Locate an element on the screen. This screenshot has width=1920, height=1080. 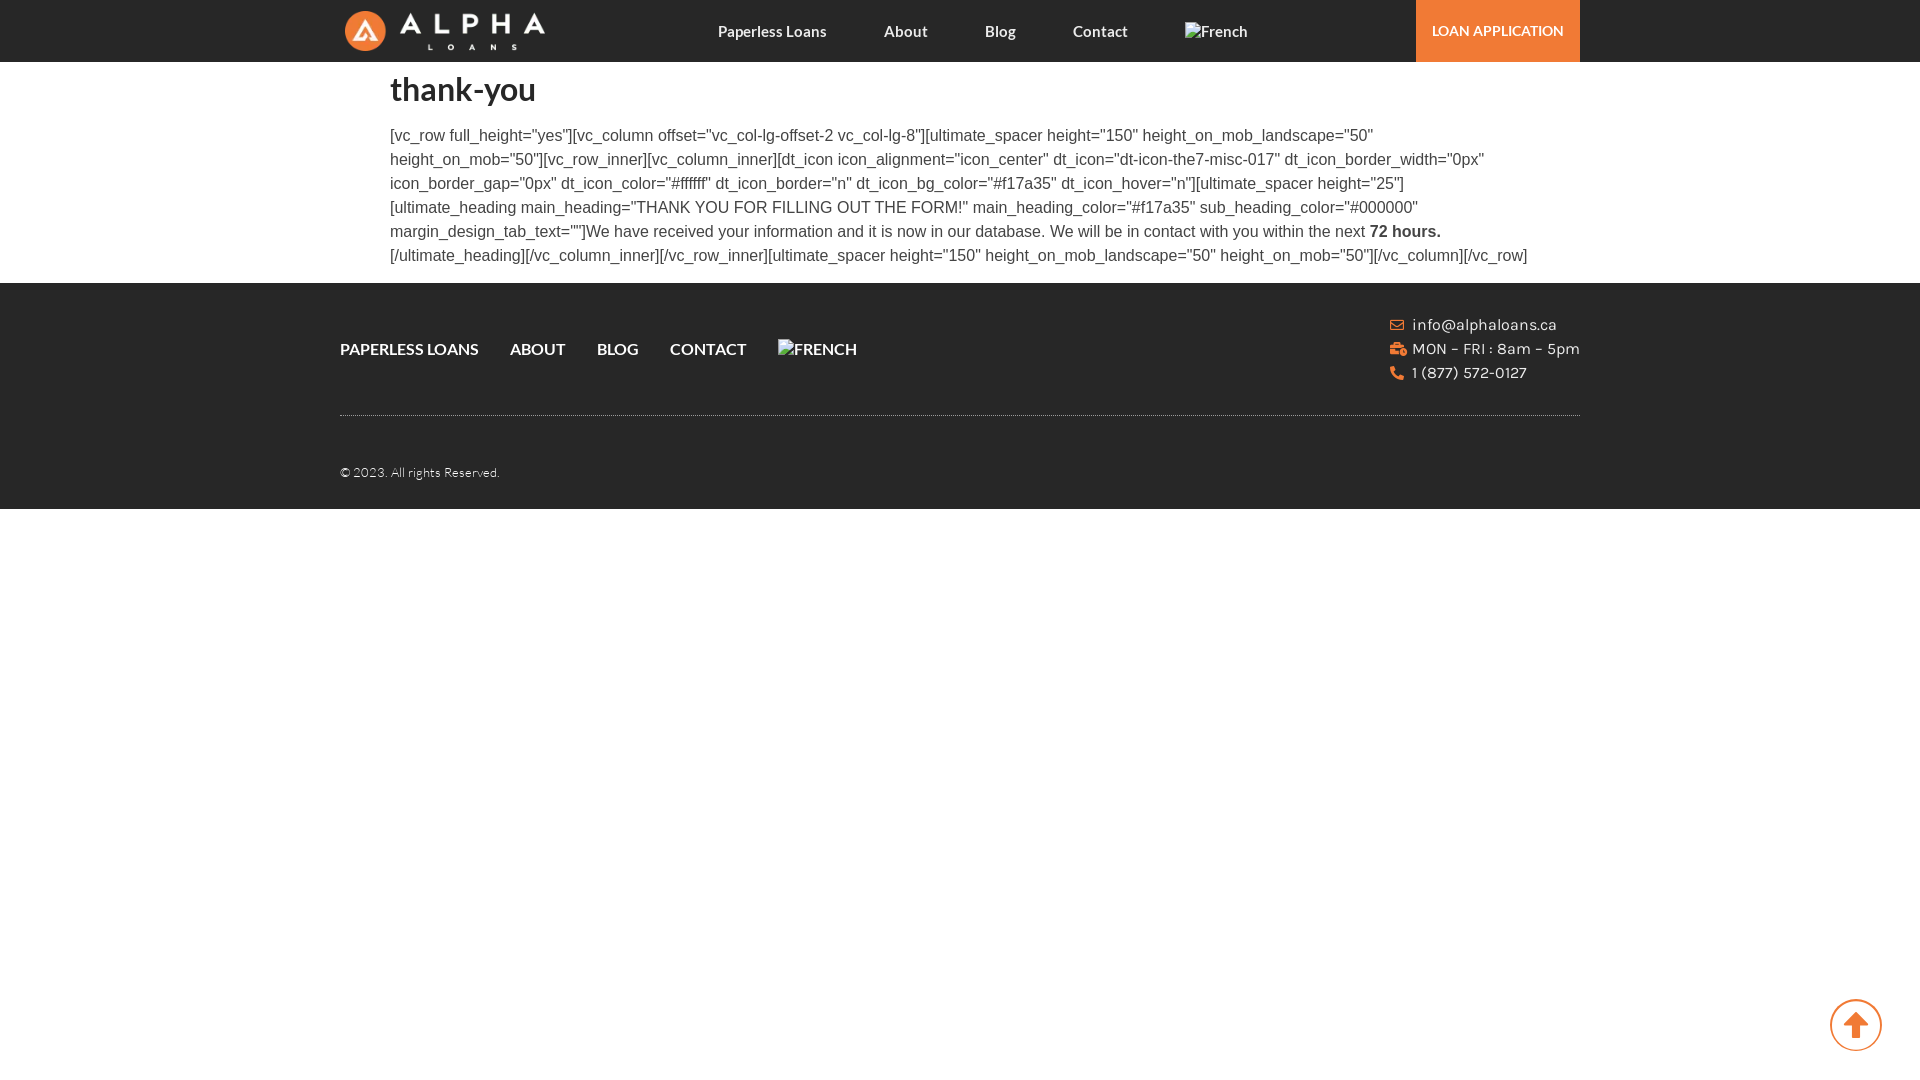
'Contact' is located at coordinates (1099, 30).